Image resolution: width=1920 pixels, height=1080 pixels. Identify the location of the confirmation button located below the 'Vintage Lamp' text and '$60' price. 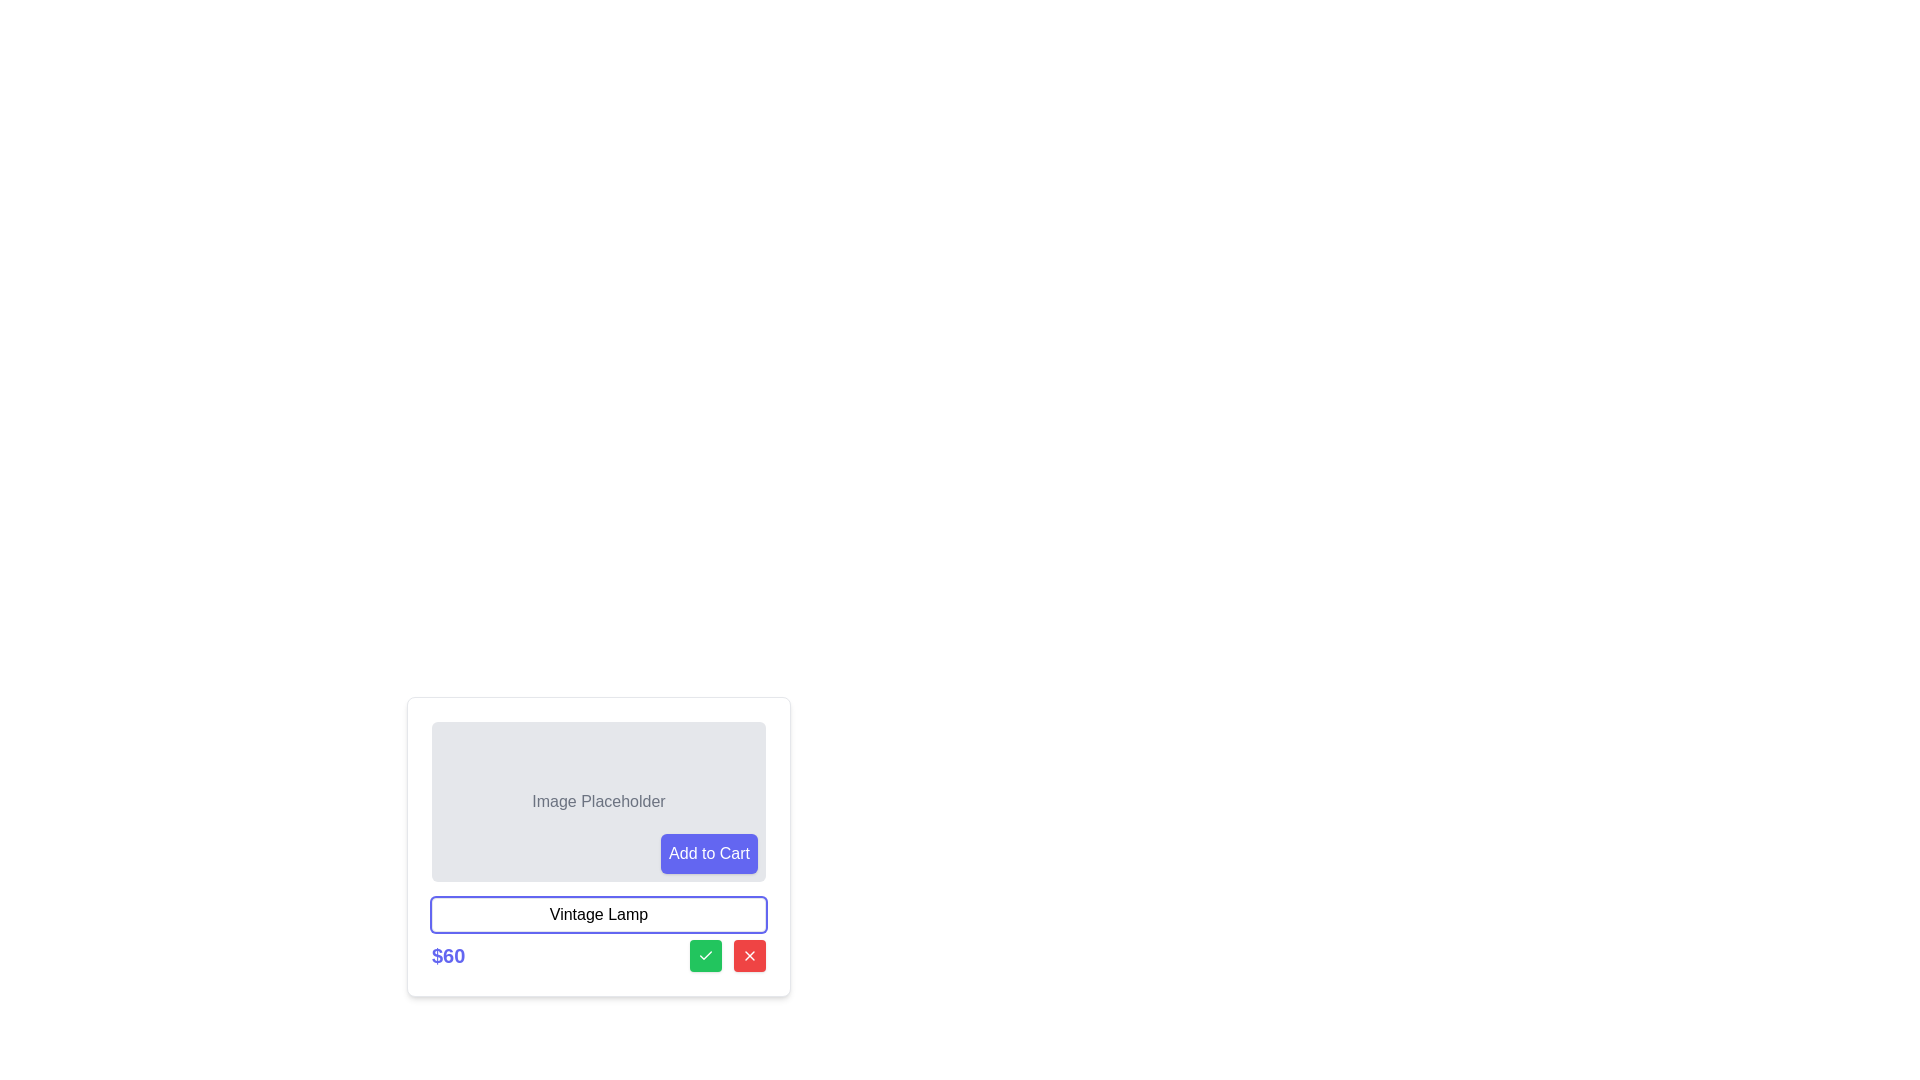
(705, 955).